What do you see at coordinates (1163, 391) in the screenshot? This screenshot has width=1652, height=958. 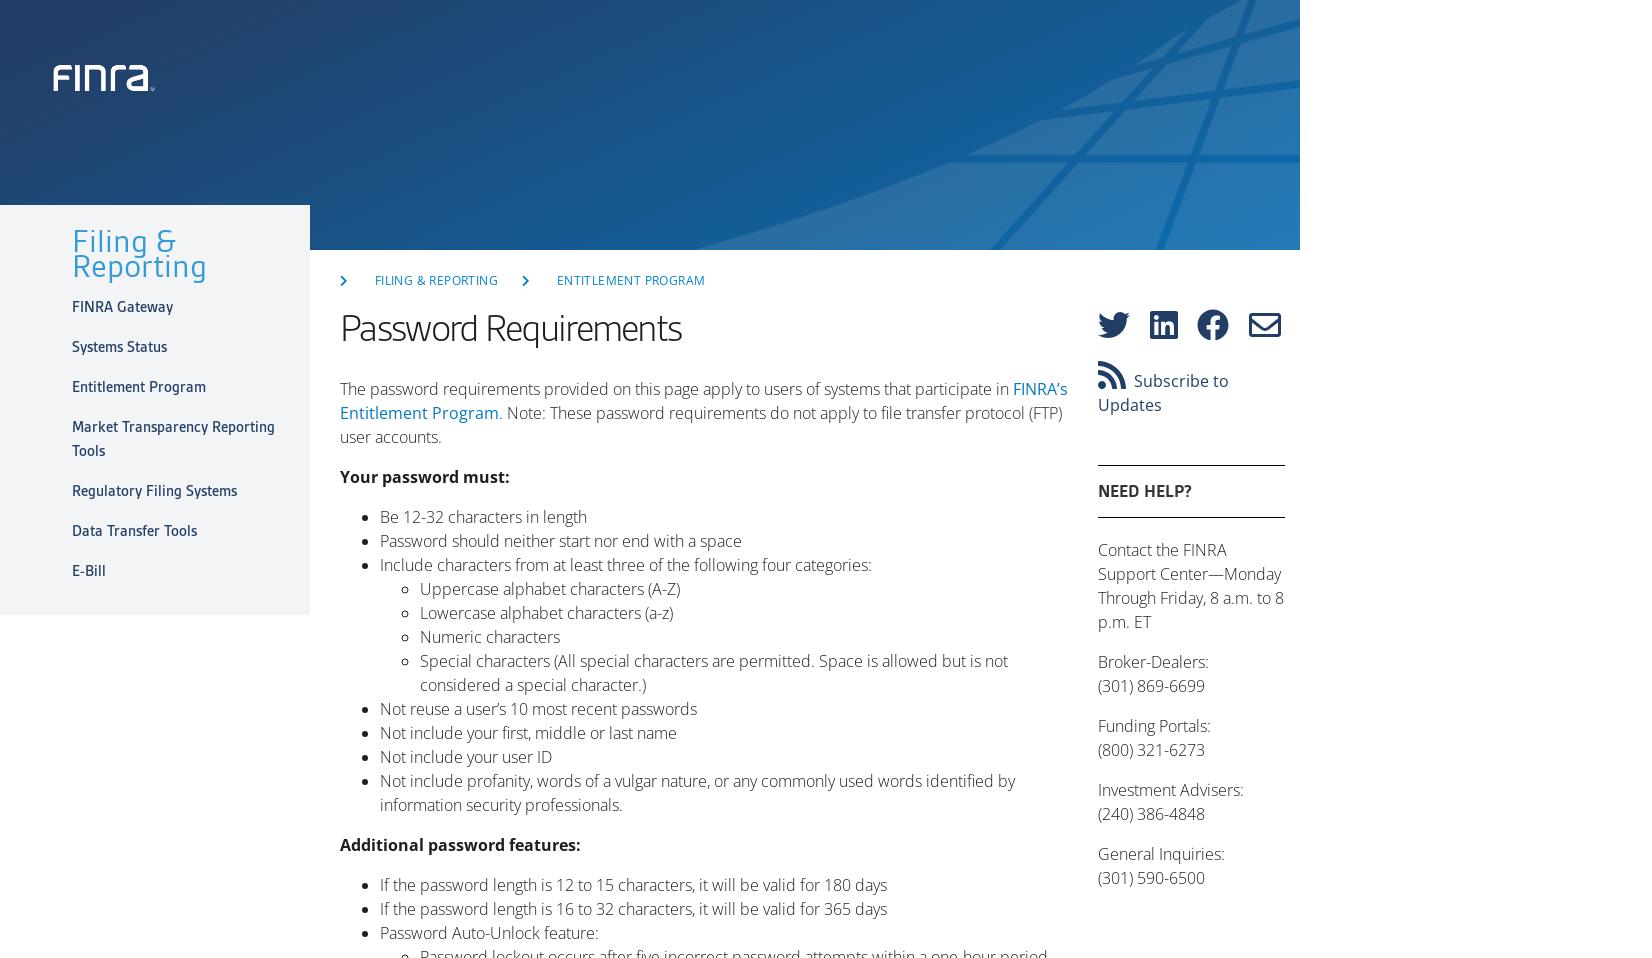 I see `'Subscribe to Updates'` at bounding box center [1163, 391].